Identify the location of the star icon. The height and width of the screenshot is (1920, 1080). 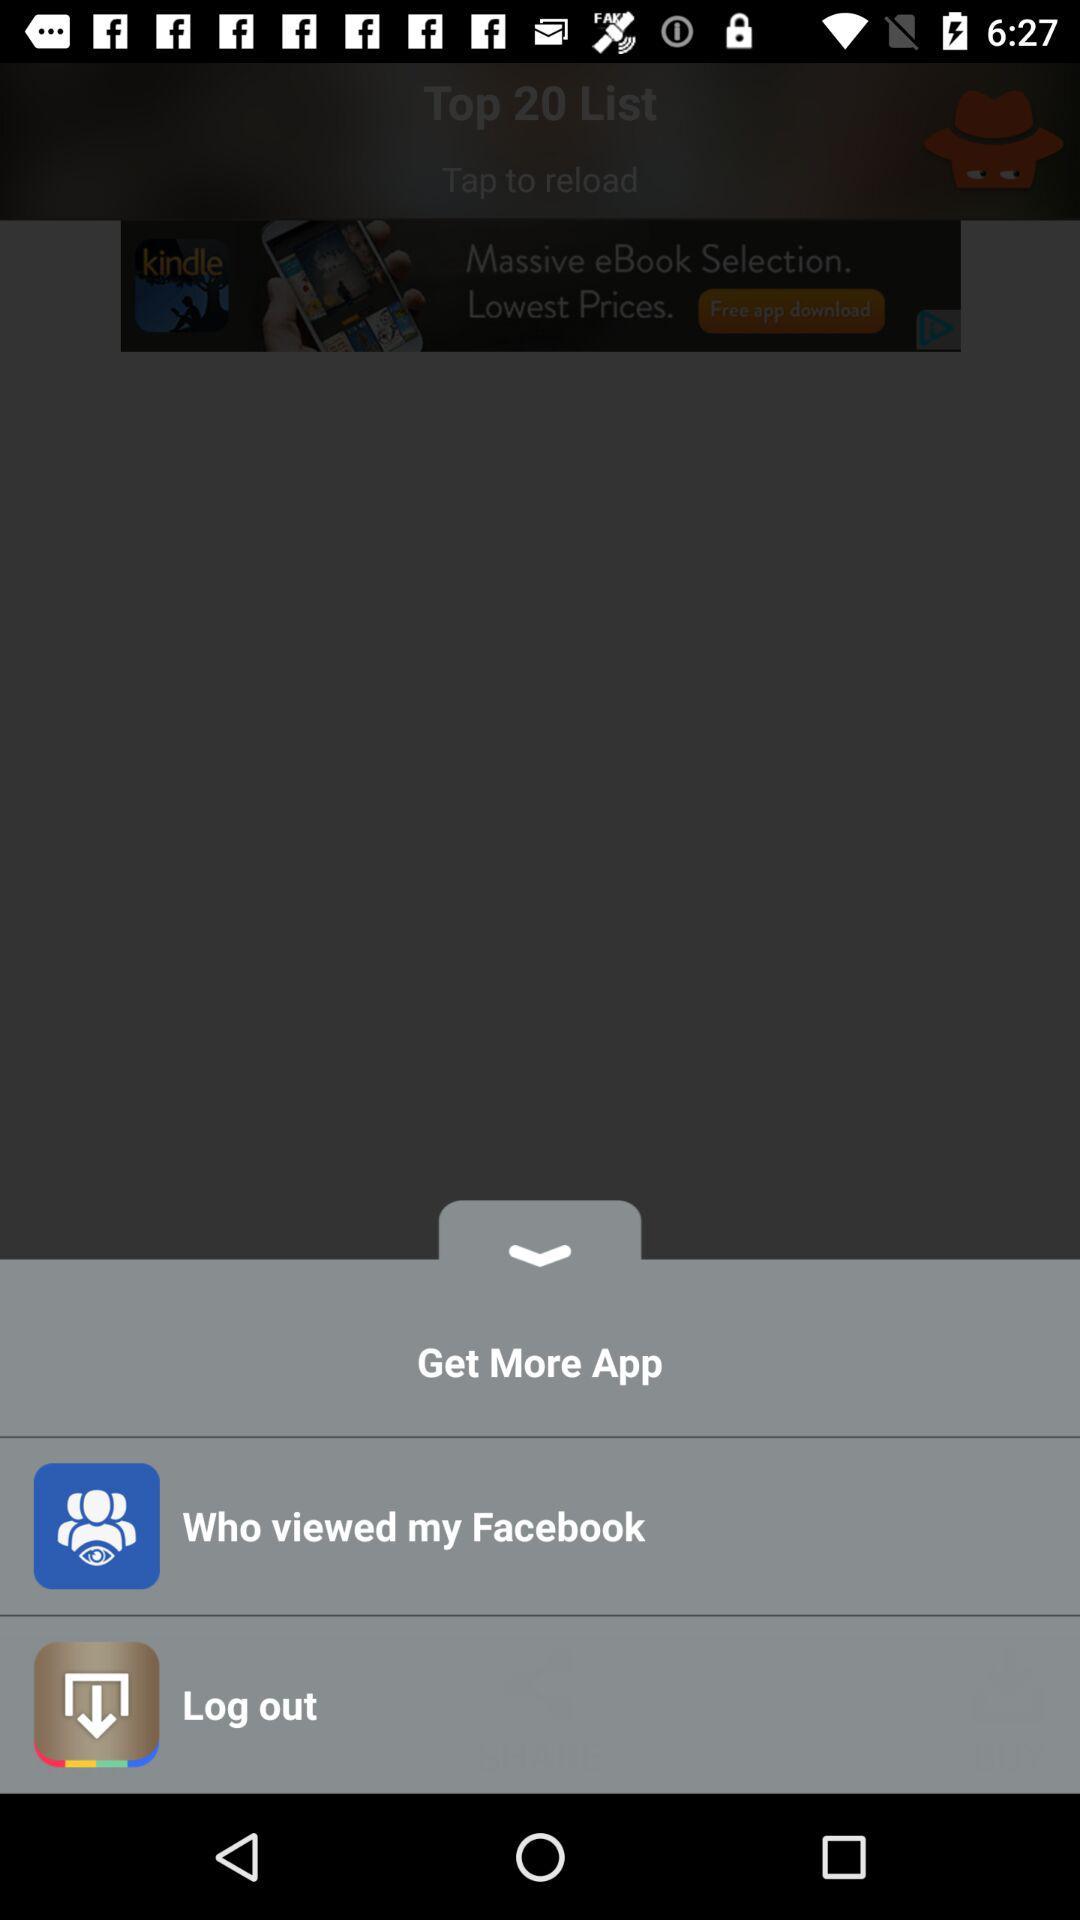
(993, 140).